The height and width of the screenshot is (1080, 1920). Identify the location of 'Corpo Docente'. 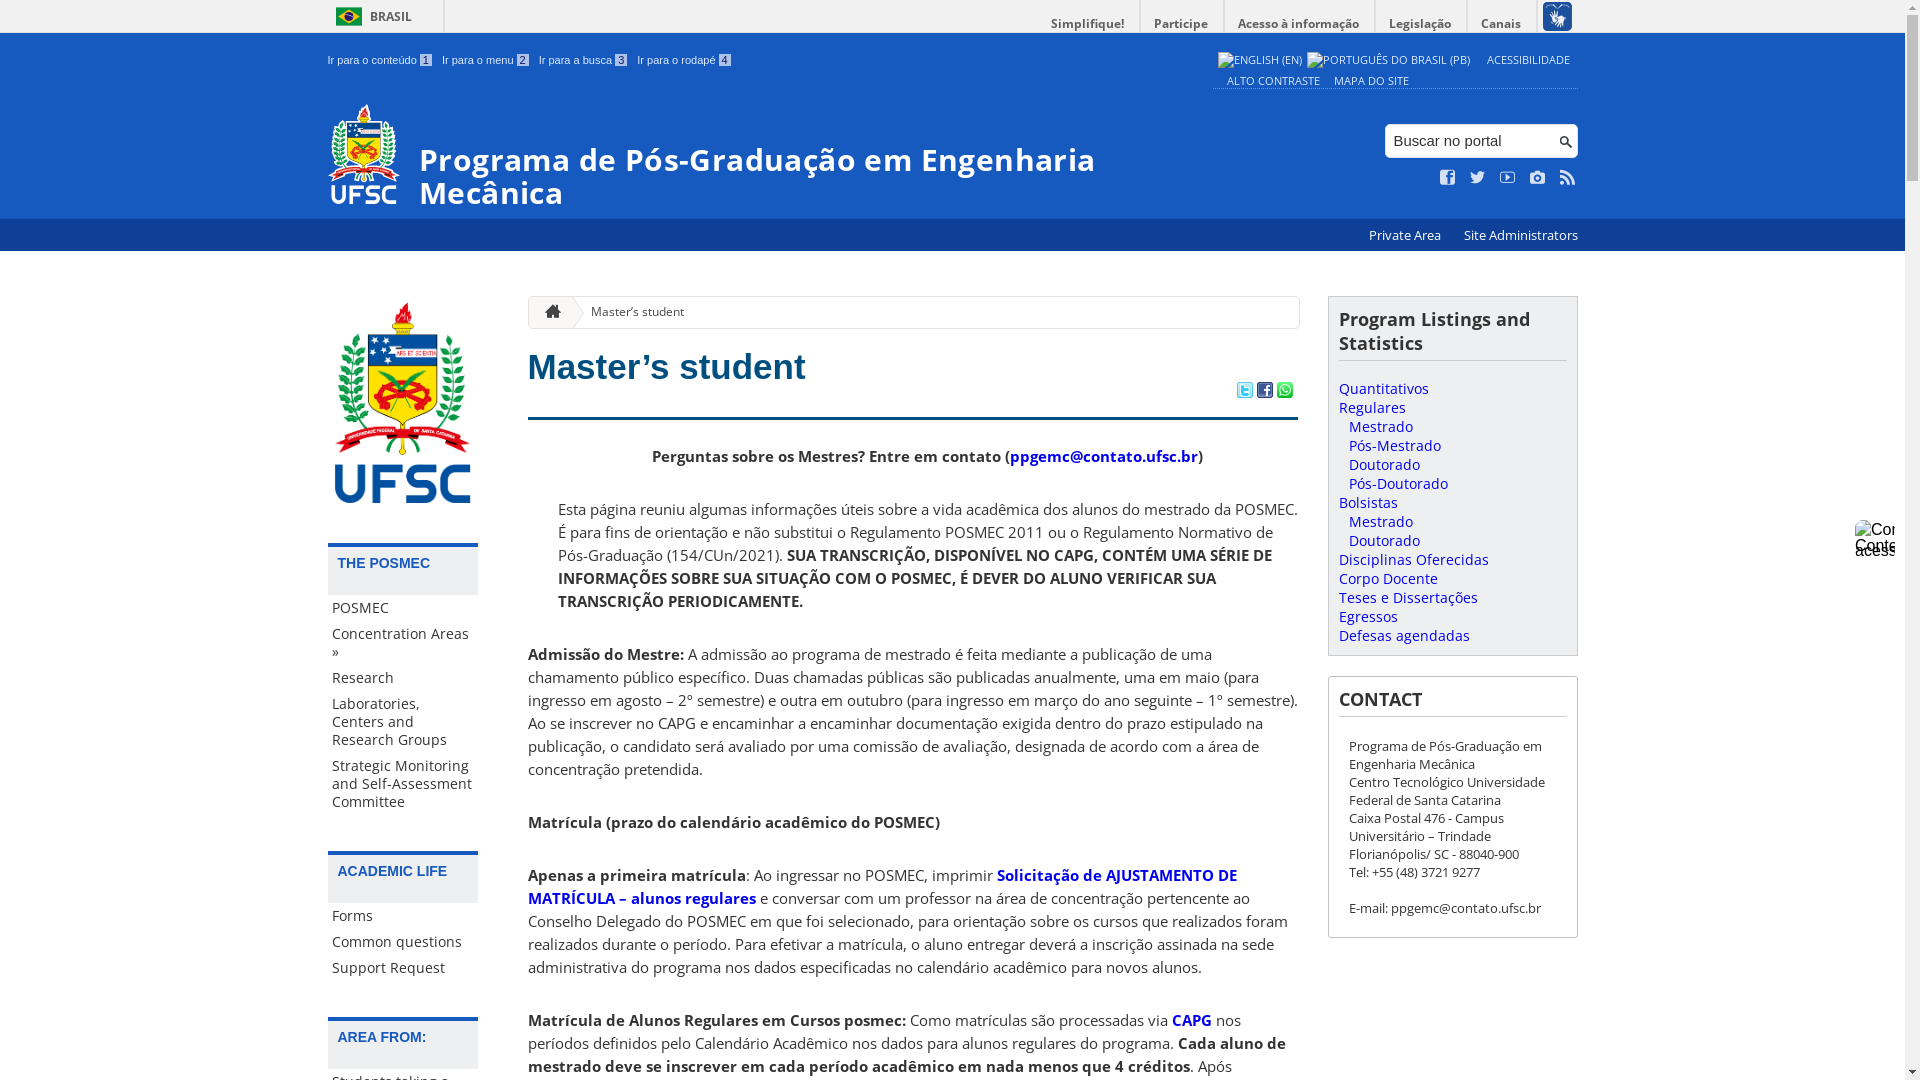
(1386, 578).